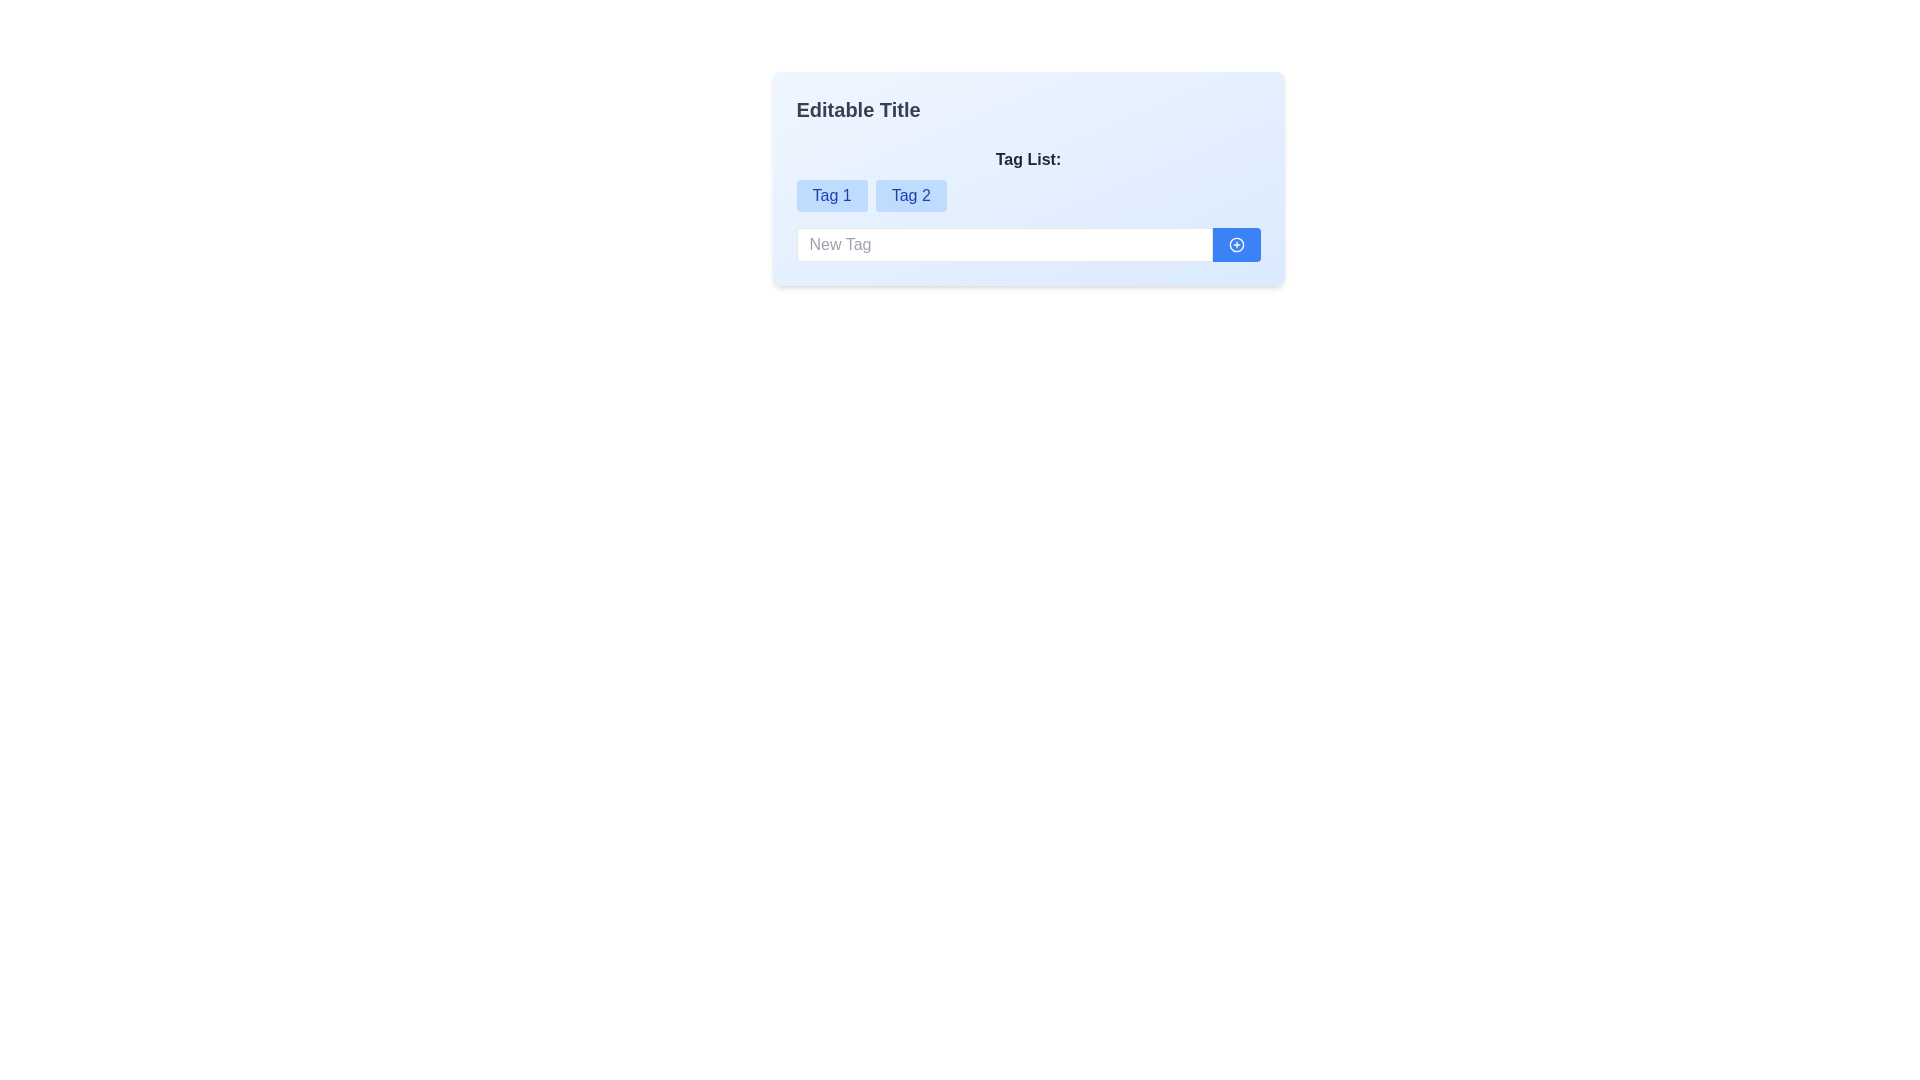  What do you see at coordinates (858, 110) in the screenshot?
I see `the editable header or title element located near the top-left of the blue box interface to potentially edit it` at bounding box center [858, 110].